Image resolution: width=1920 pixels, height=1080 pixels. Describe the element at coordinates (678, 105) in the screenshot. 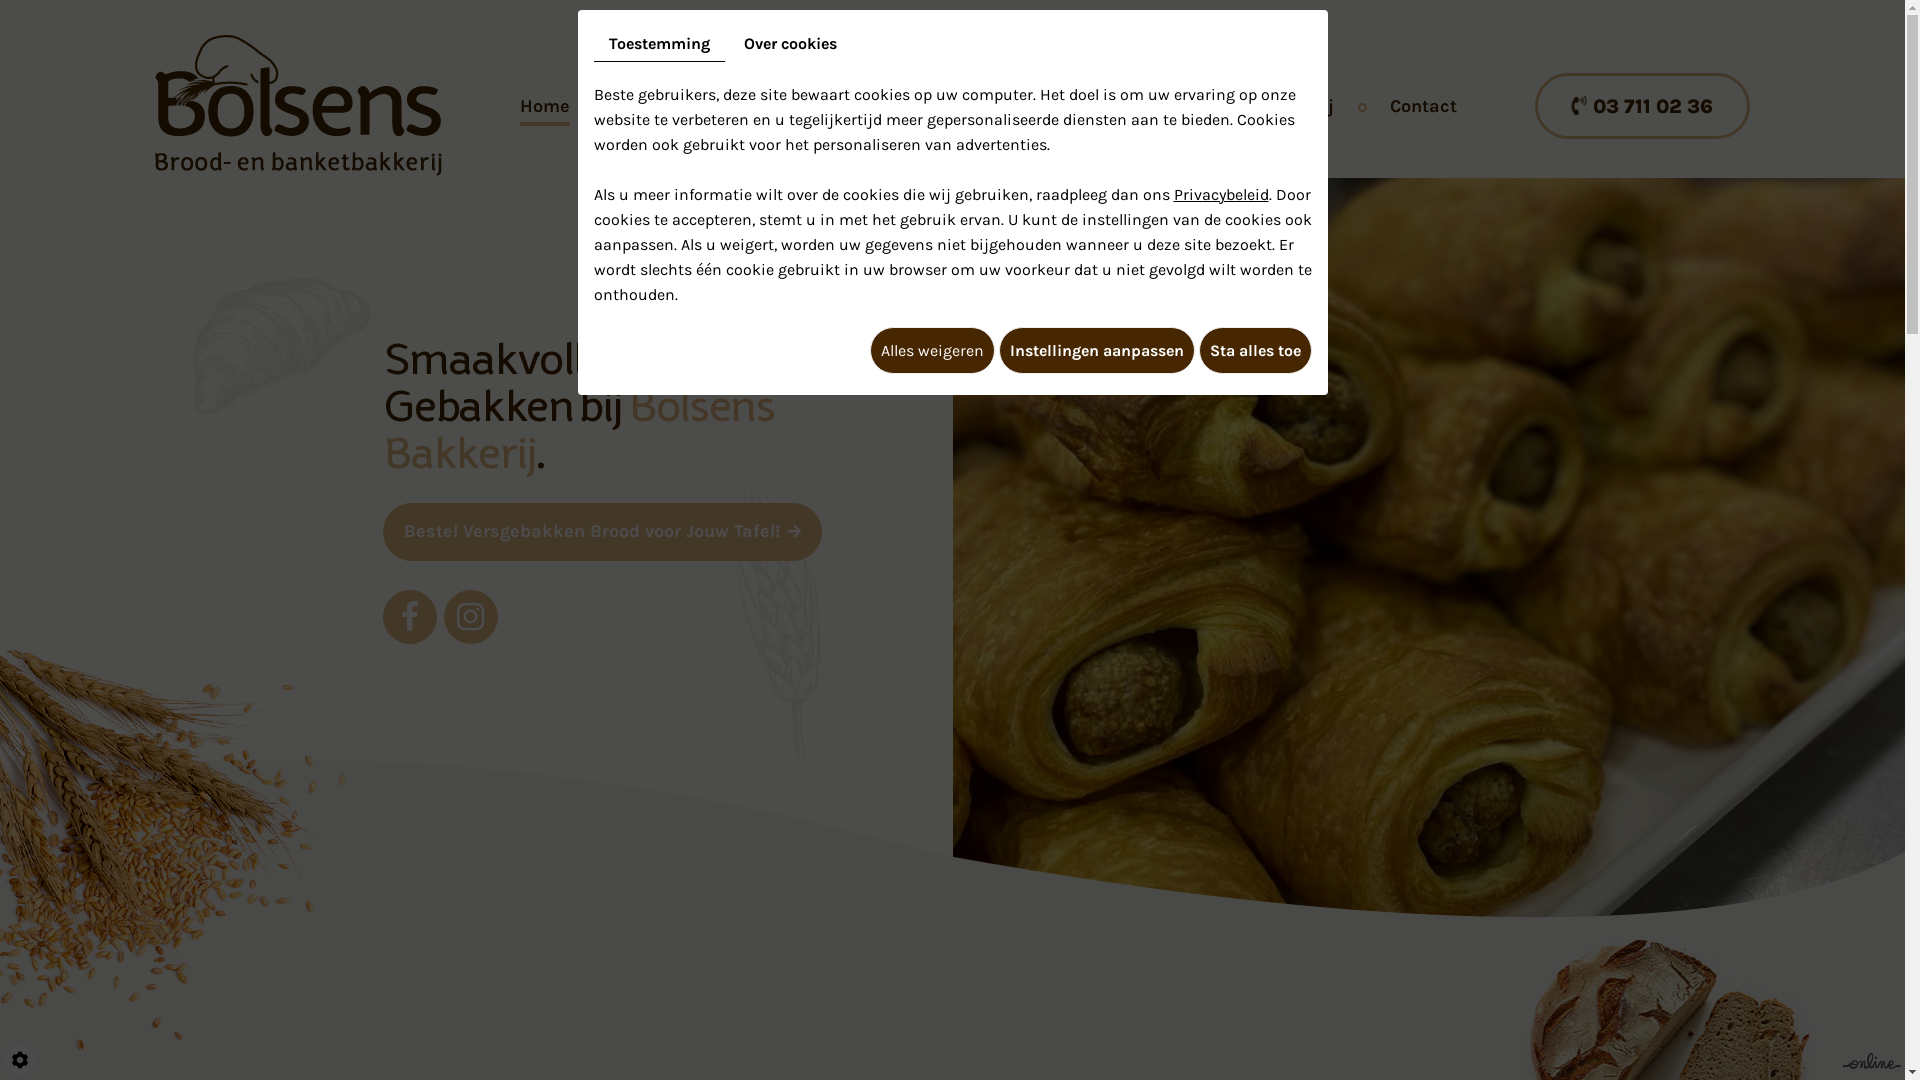

I see `'Assortiment'` at that location.